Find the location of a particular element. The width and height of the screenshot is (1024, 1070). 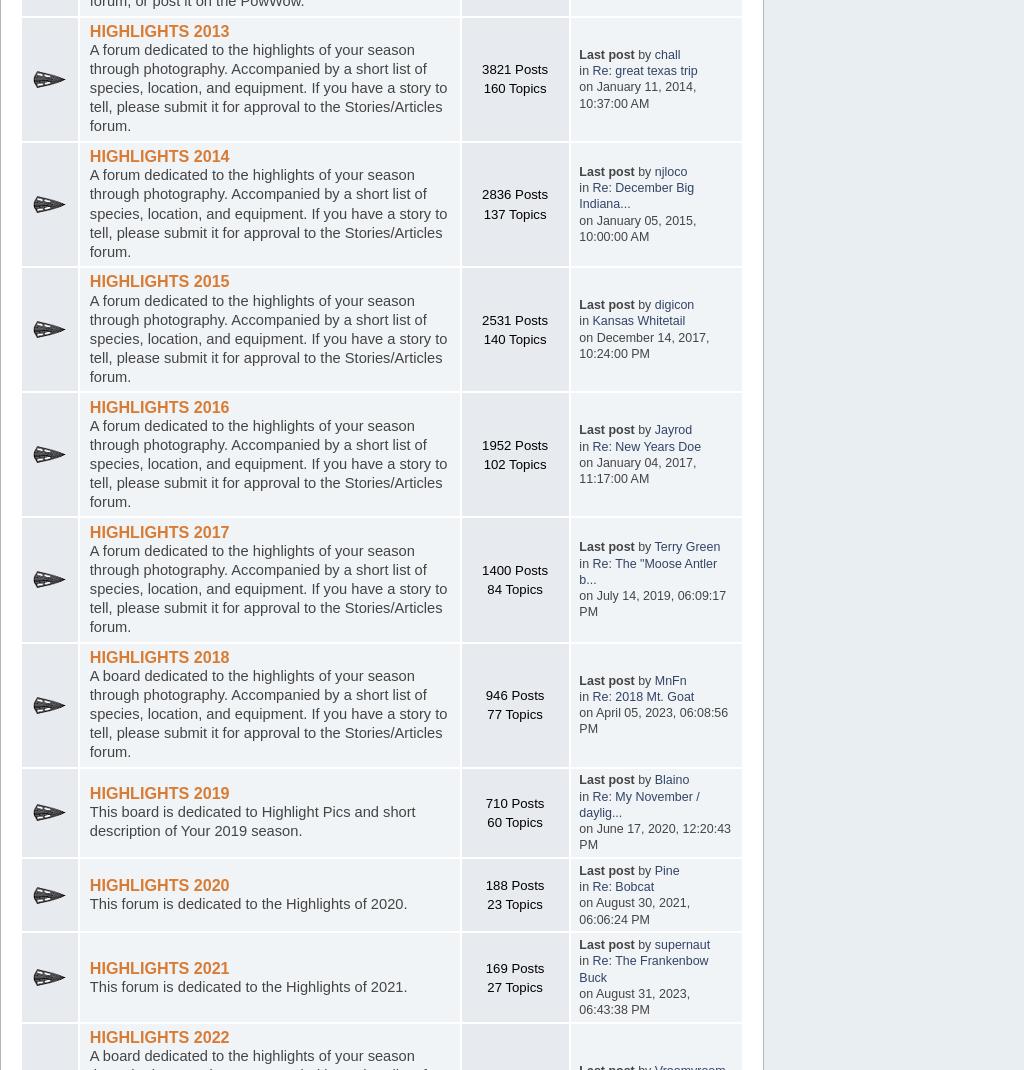

'Kansas Whitetail' is located at coordinates (638, 321).